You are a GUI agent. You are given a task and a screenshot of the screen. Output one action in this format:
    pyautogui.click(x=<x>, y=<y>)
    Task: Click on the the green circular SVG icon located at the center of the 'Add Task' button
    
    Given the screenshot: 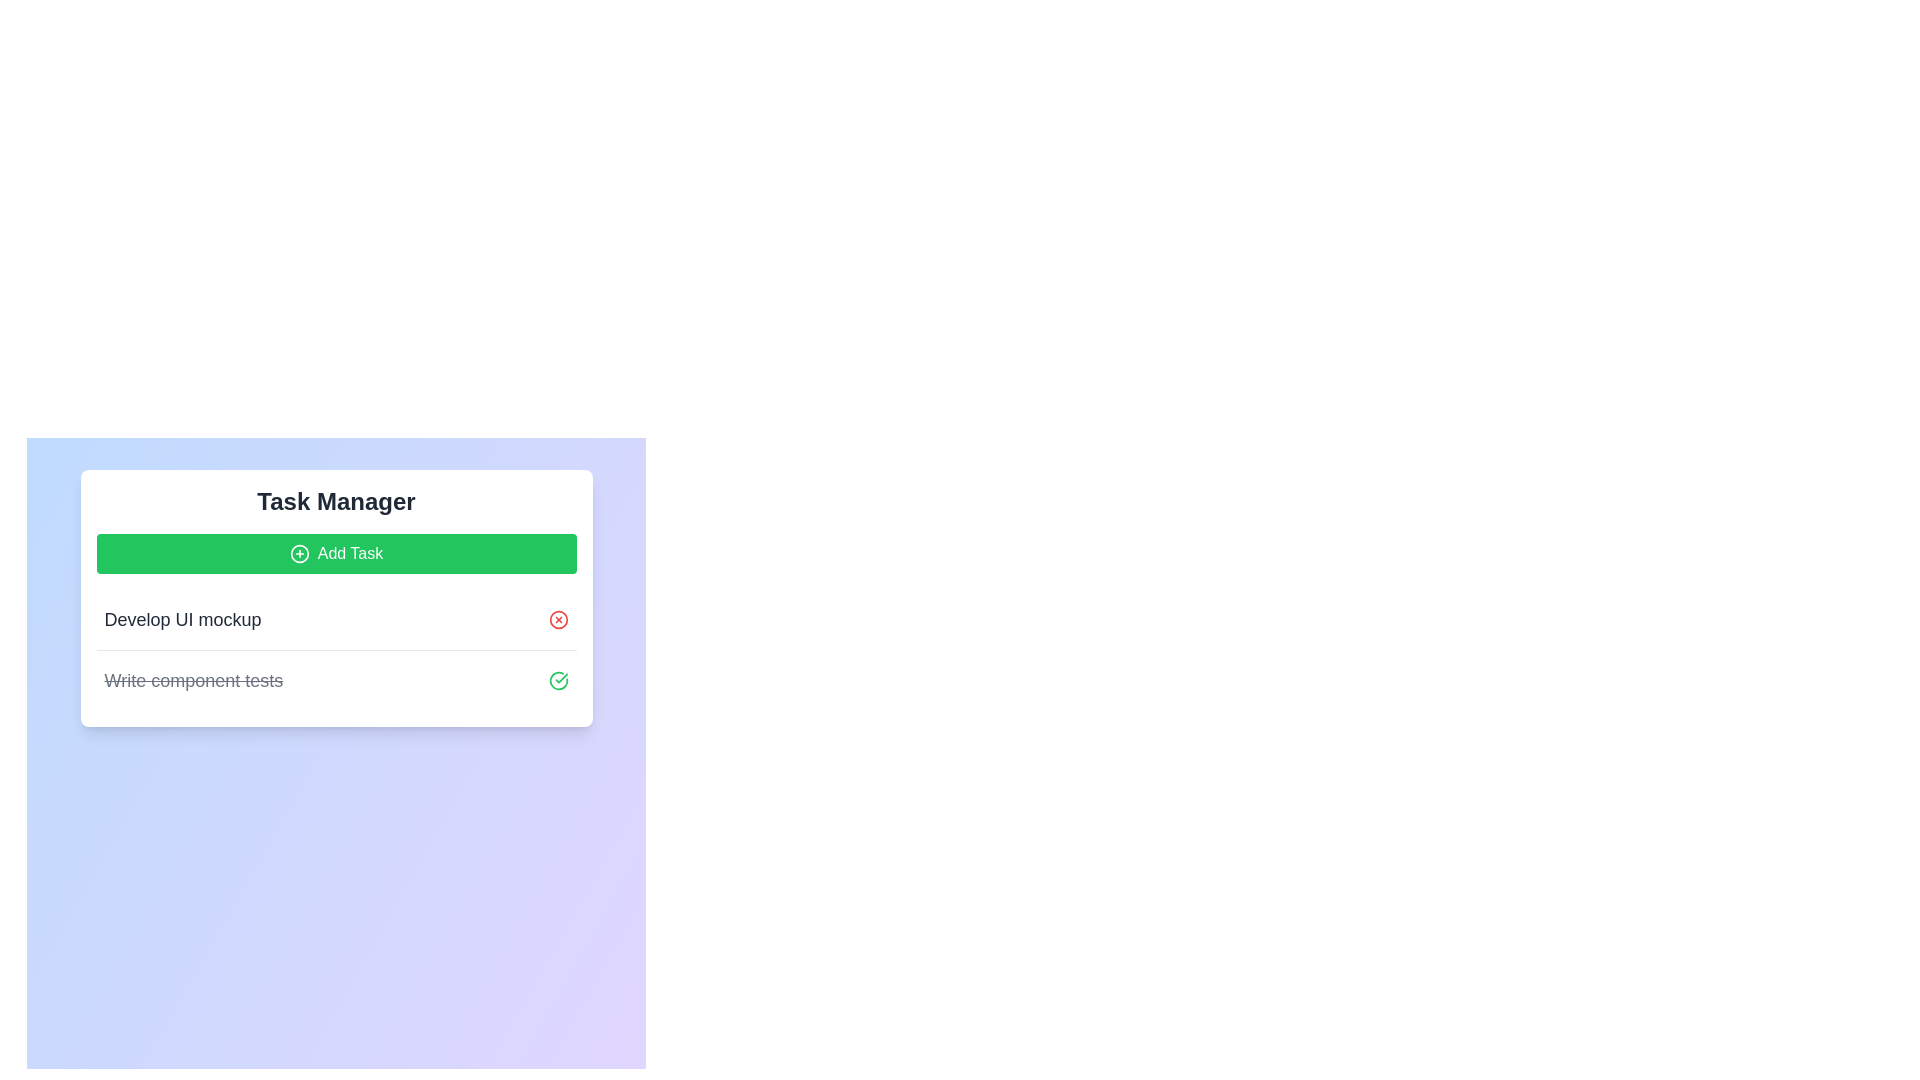 What is the action you would take?
    pyautogui.click(x=298, y=554)
    